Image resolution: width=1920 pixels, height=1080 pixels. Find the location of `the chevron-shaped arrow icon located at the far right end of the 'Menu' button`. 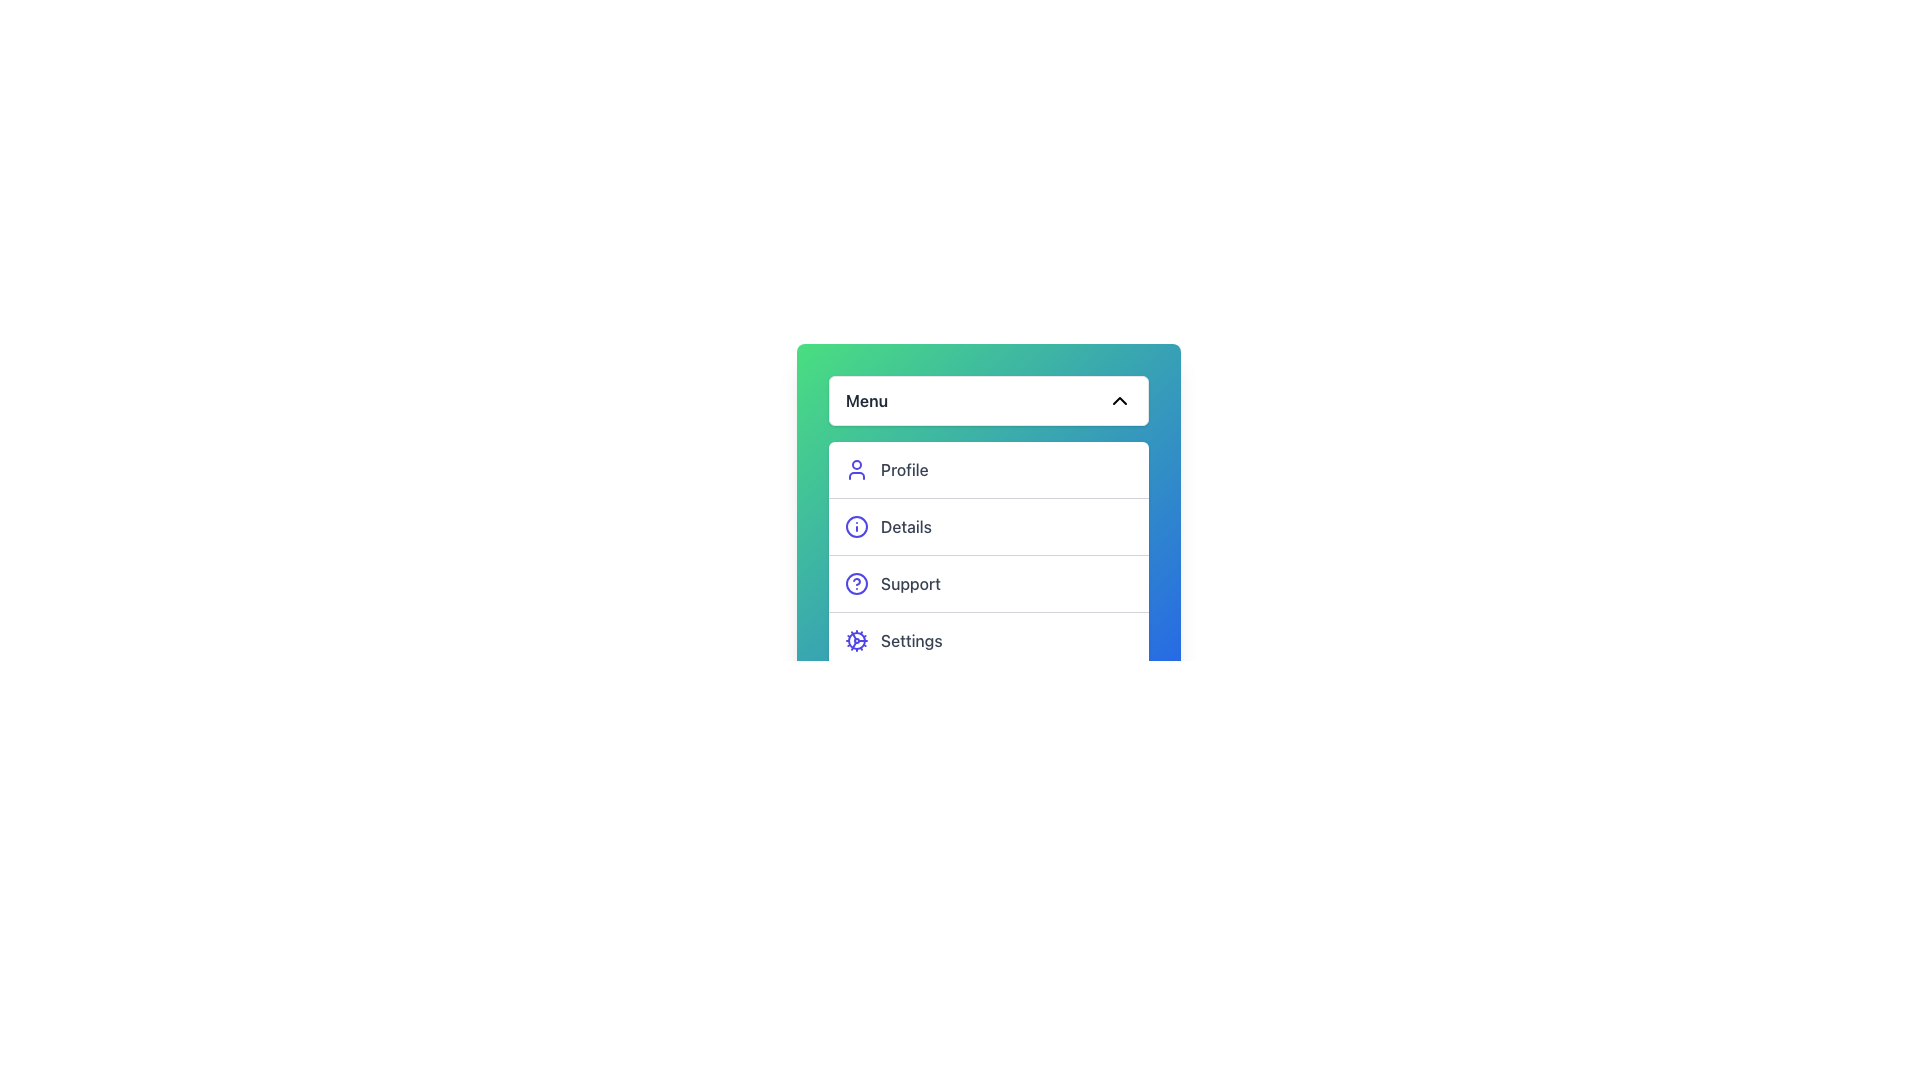

the chevron-shaped arrow icon located at the far right end of the 'Menu' button is located at coordinates (1118, 401).